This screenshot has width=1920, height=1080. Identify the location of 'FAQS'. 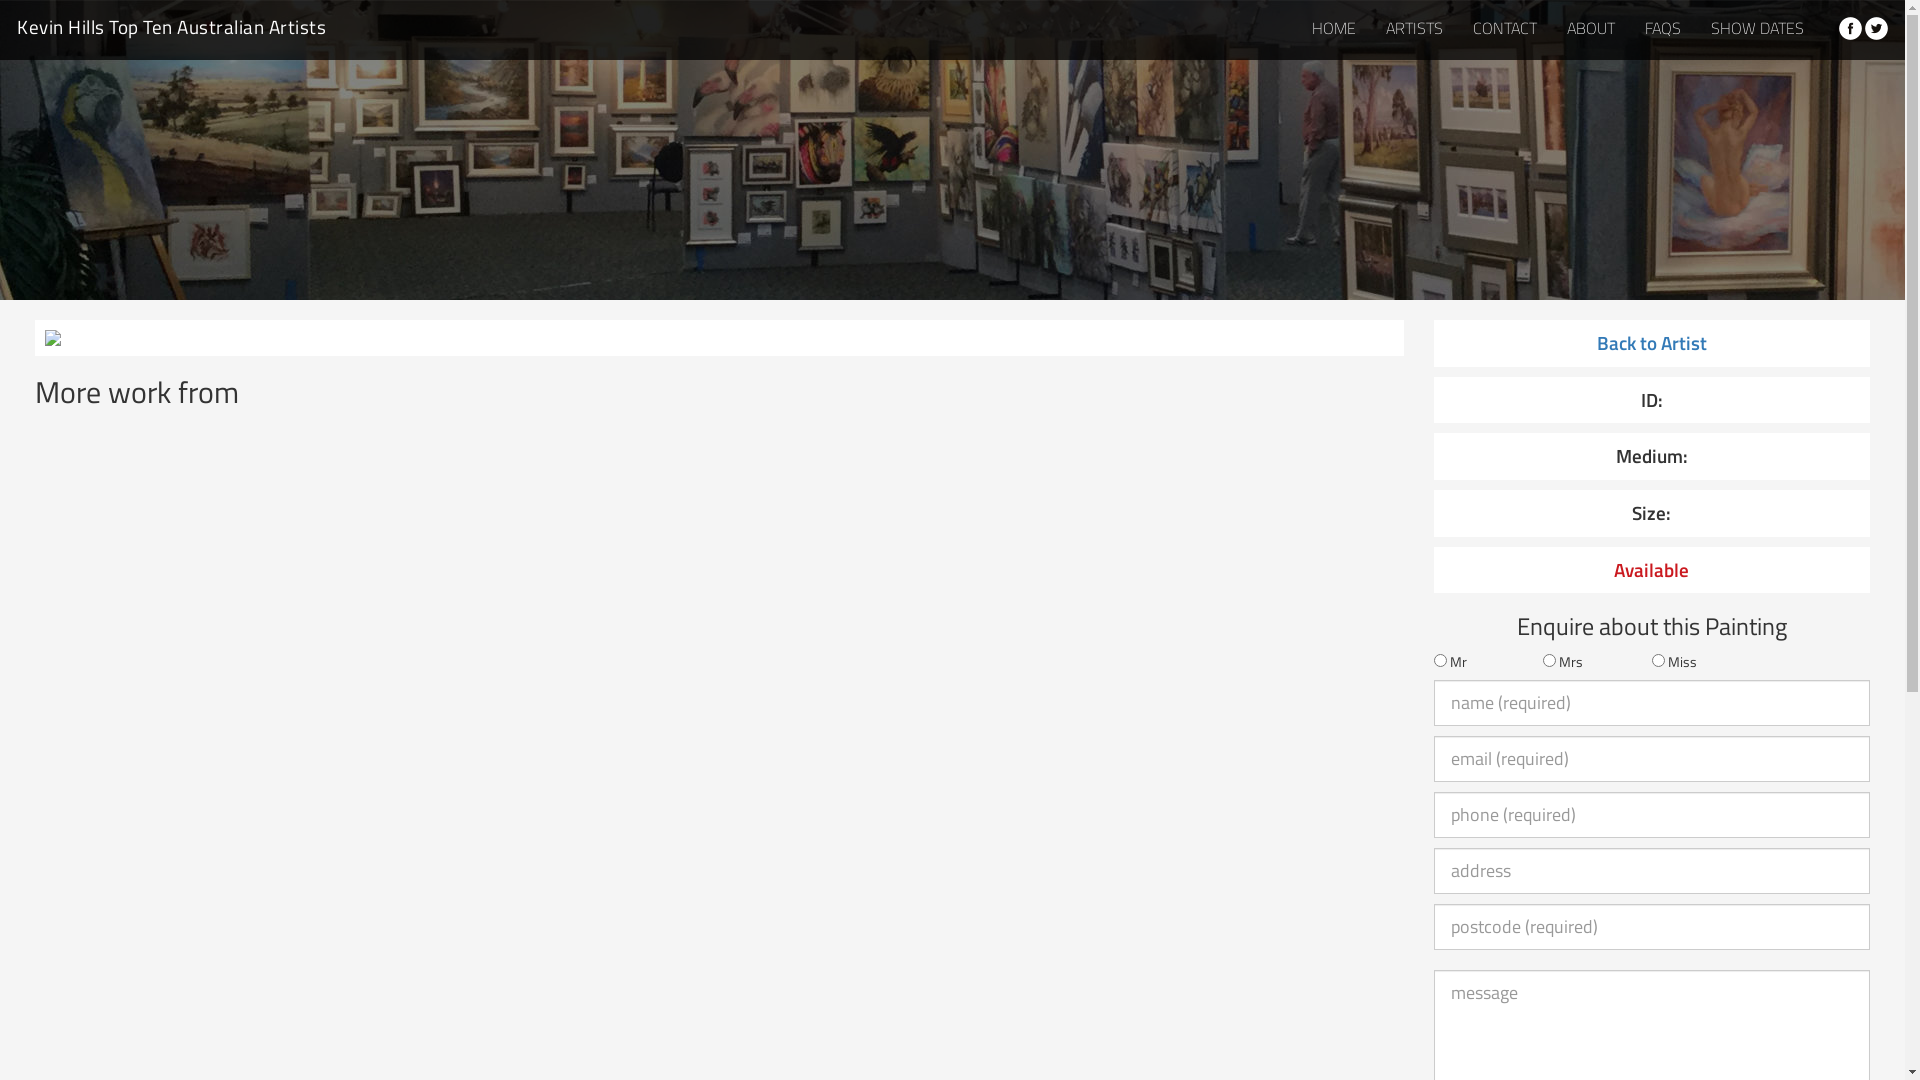
(1662, 27).